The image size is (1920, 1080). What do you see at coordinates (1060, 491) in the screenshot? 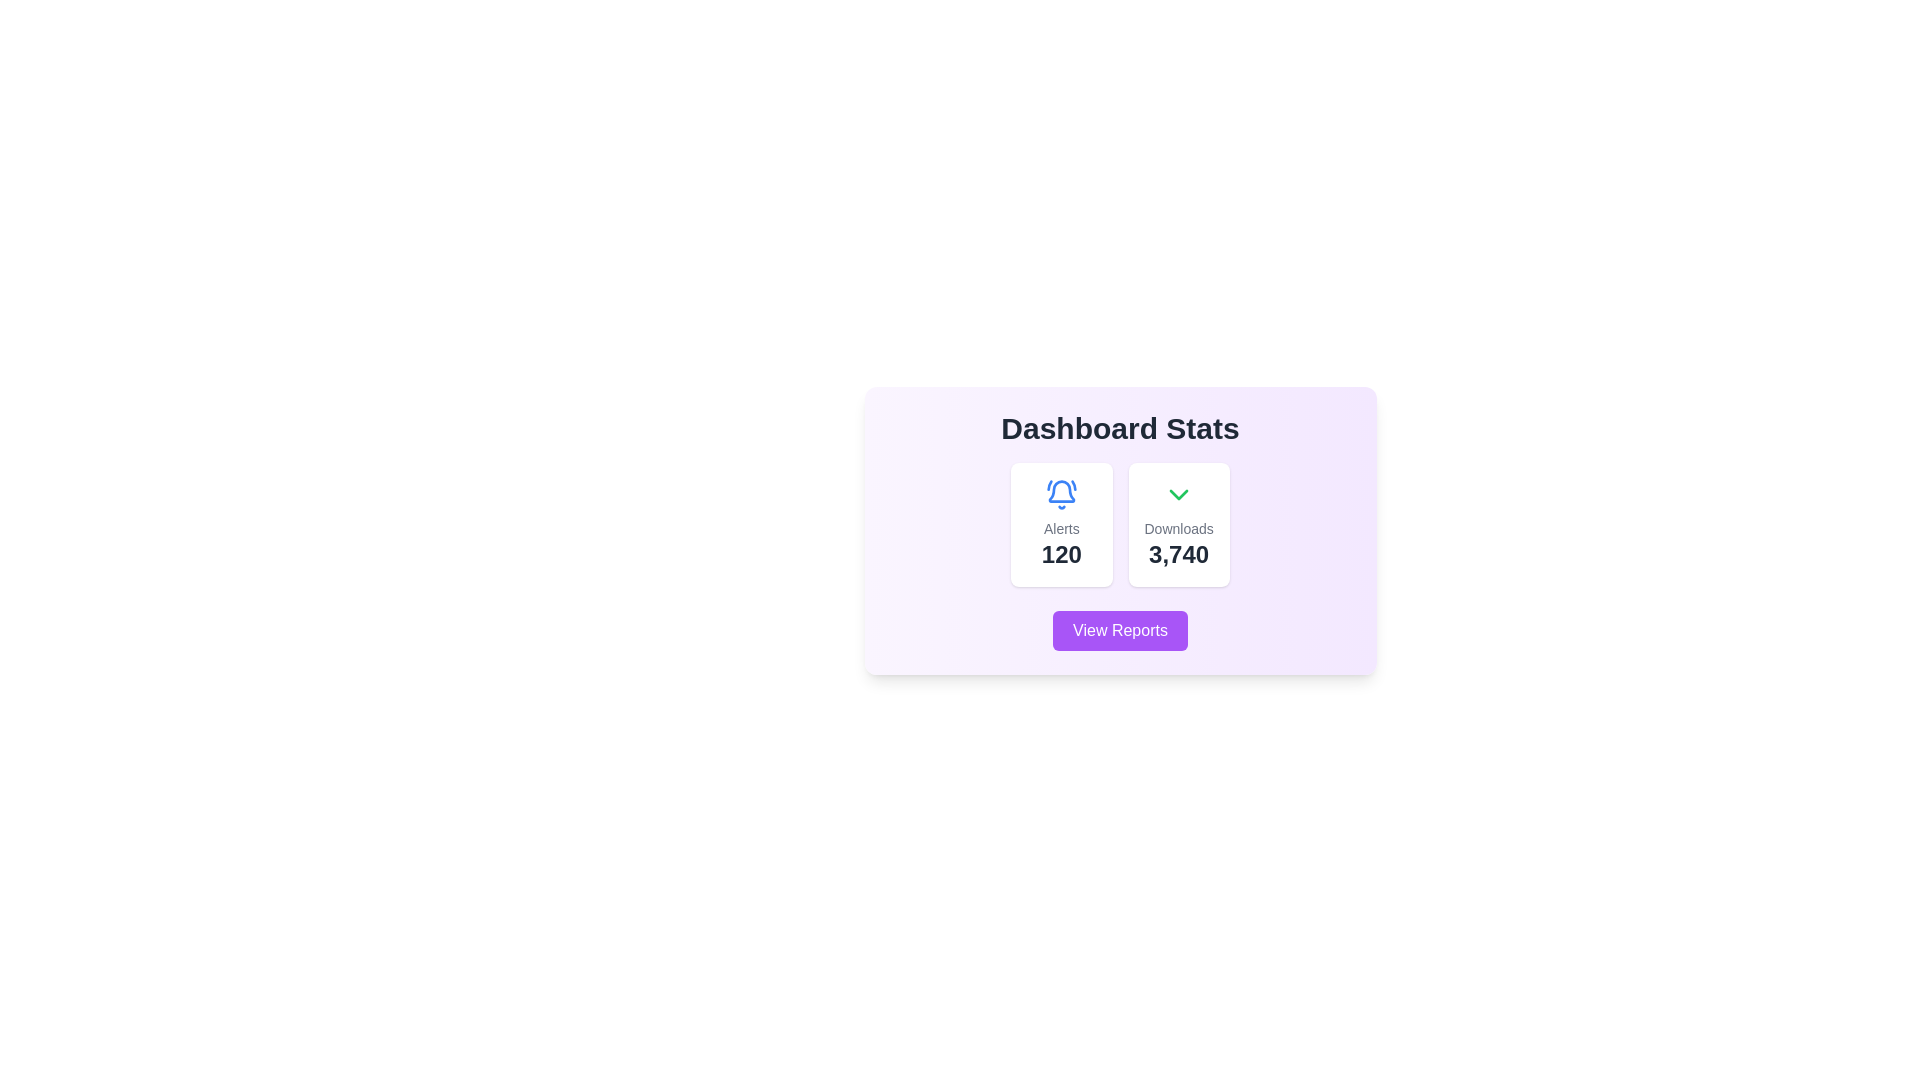
I see `the bell icon located` at bounding box center [1060, 491].